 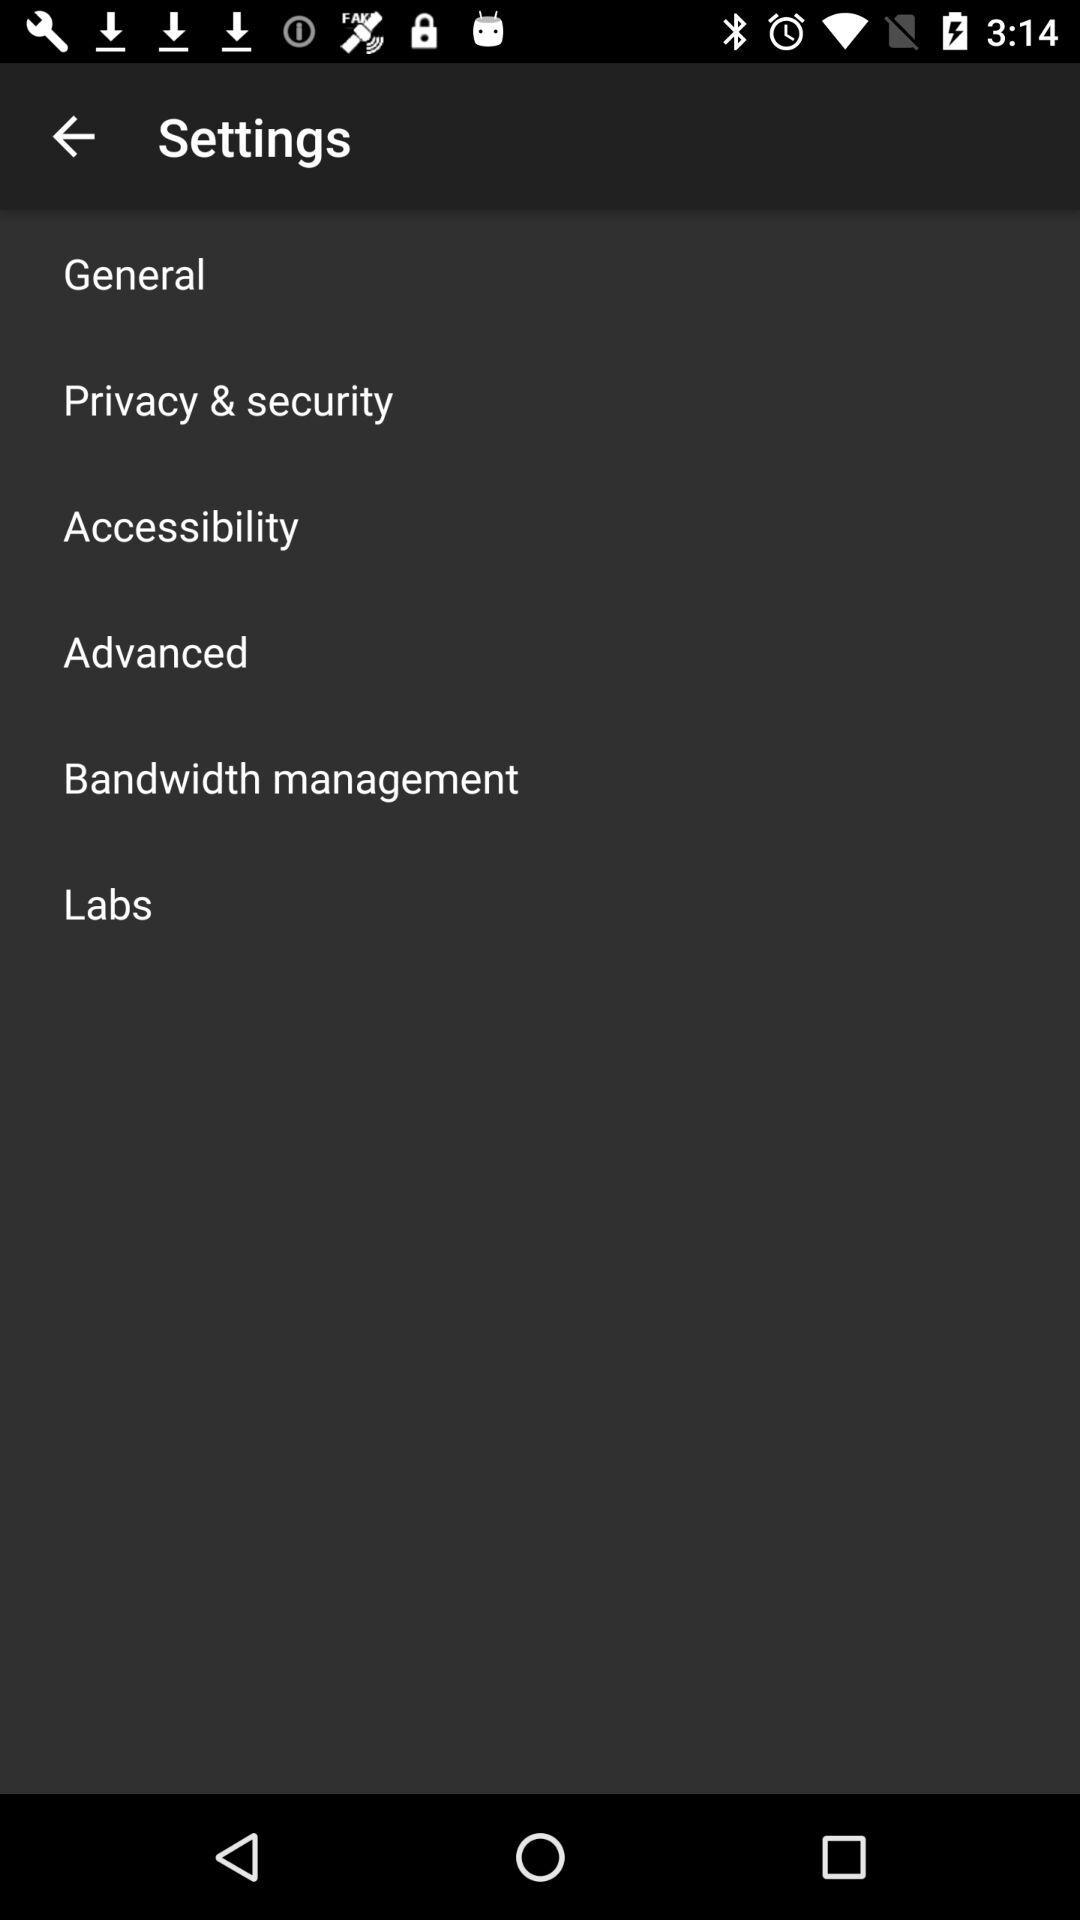 I want to click on the privacy & security app, so click(x=227, y=398).